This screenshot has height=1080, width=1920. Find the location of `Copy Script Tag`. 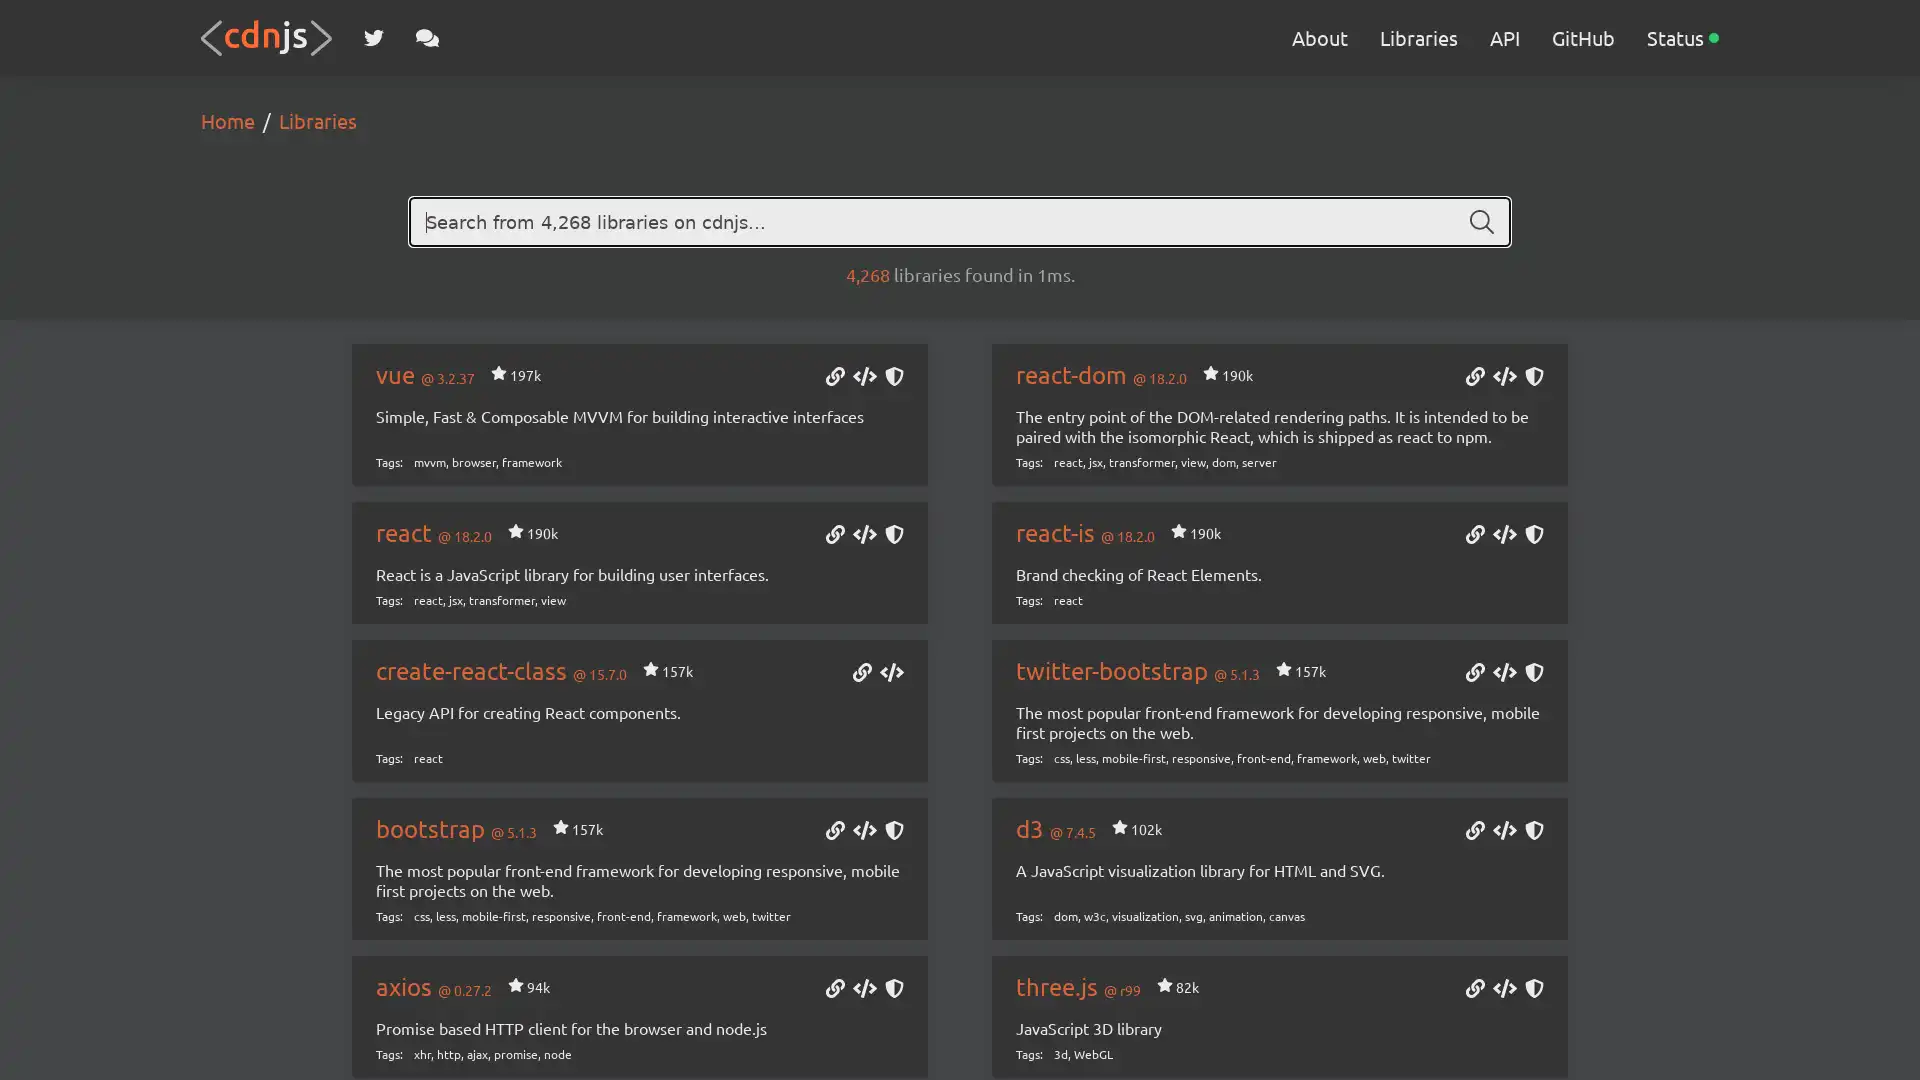

Copy Script Tag is located at coordinates (1503, 674).